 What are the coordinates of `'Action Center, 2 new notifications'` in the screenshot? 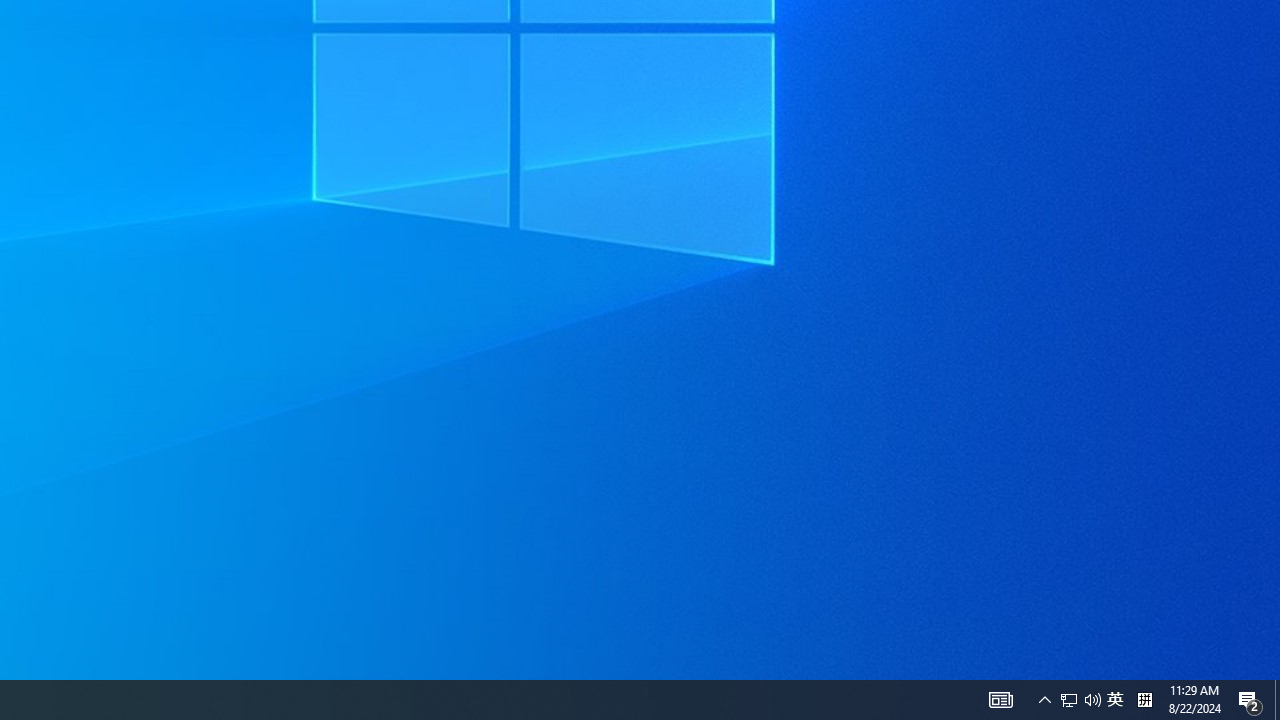 It's located at (1276, 698).